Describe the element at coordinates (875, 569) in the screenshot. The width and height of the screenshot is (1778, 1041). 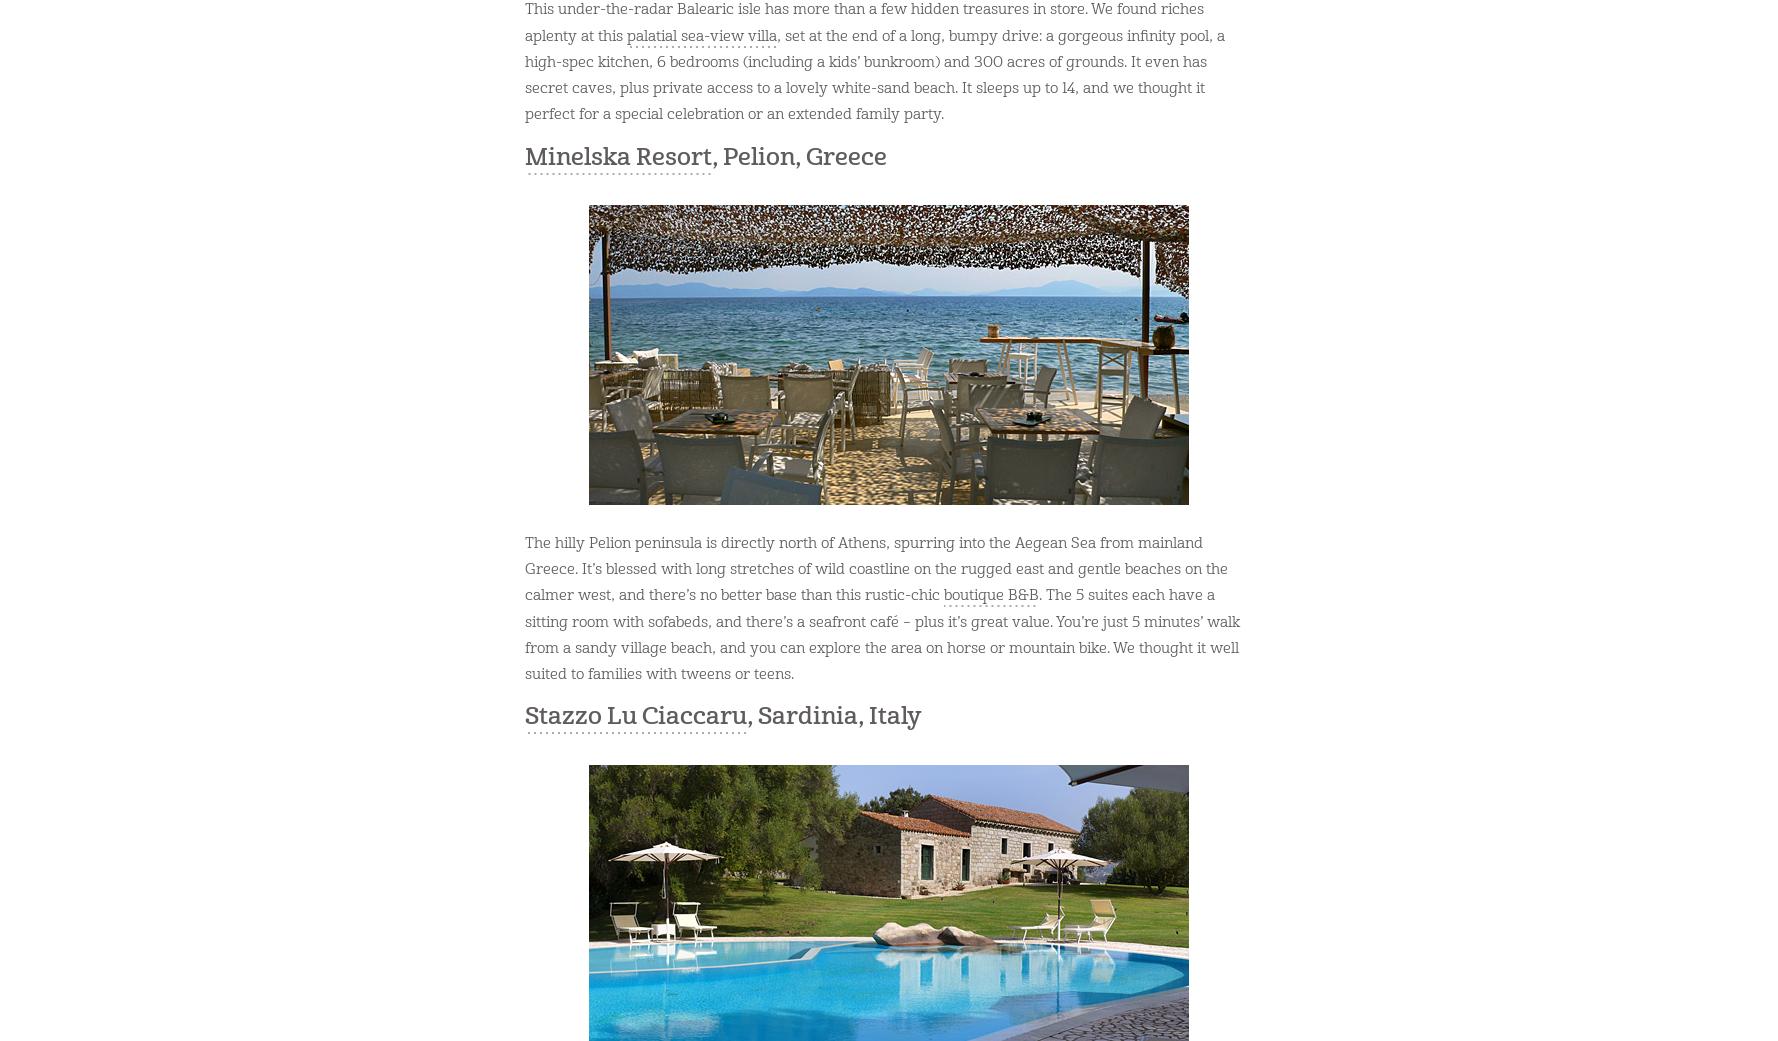
I see `'The hilly Pelion peninsula is directly north of Athens, spurring into the Aegean Sea from mainland Greece. It’s blessed with long stretches of wild coastline on the rugged east and gentle beaches on the calmer west, and there’s no better base than this rustic-chic'` at that location.